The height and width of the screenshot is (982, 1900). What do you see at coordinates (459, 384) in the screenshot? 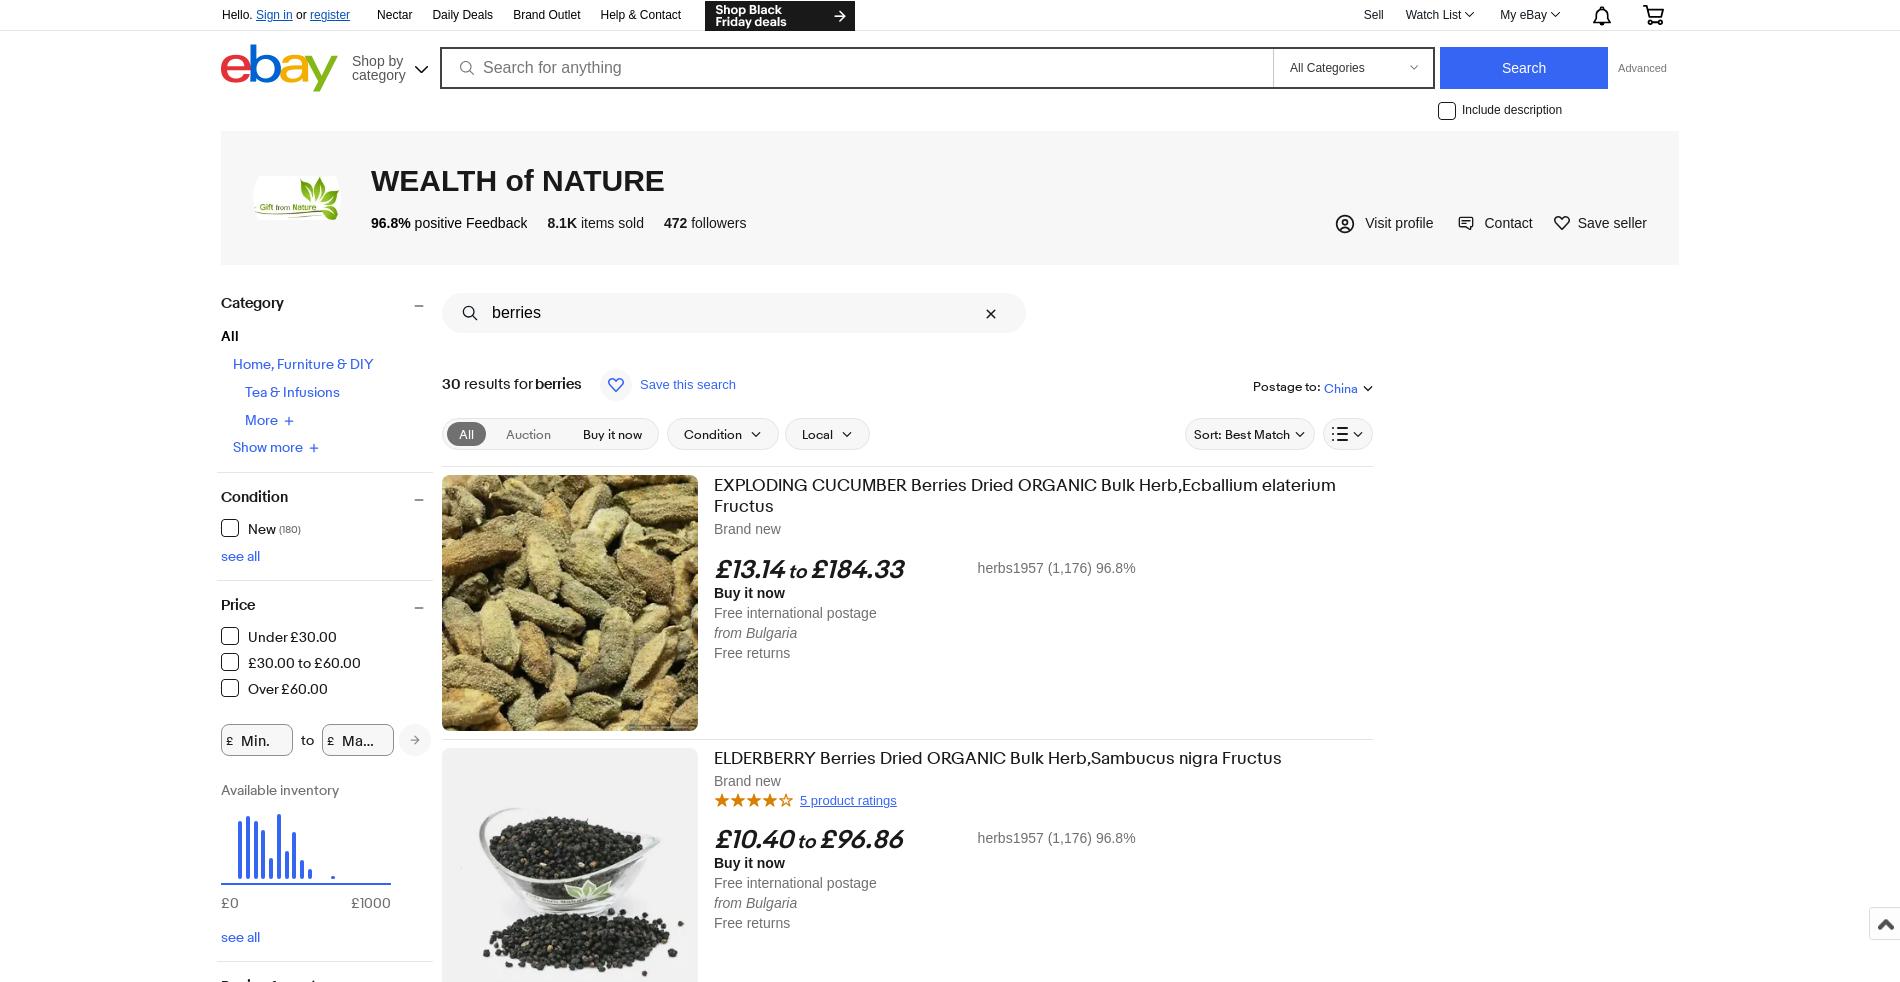
I see `'results for'` at bounding box center [459, 384].